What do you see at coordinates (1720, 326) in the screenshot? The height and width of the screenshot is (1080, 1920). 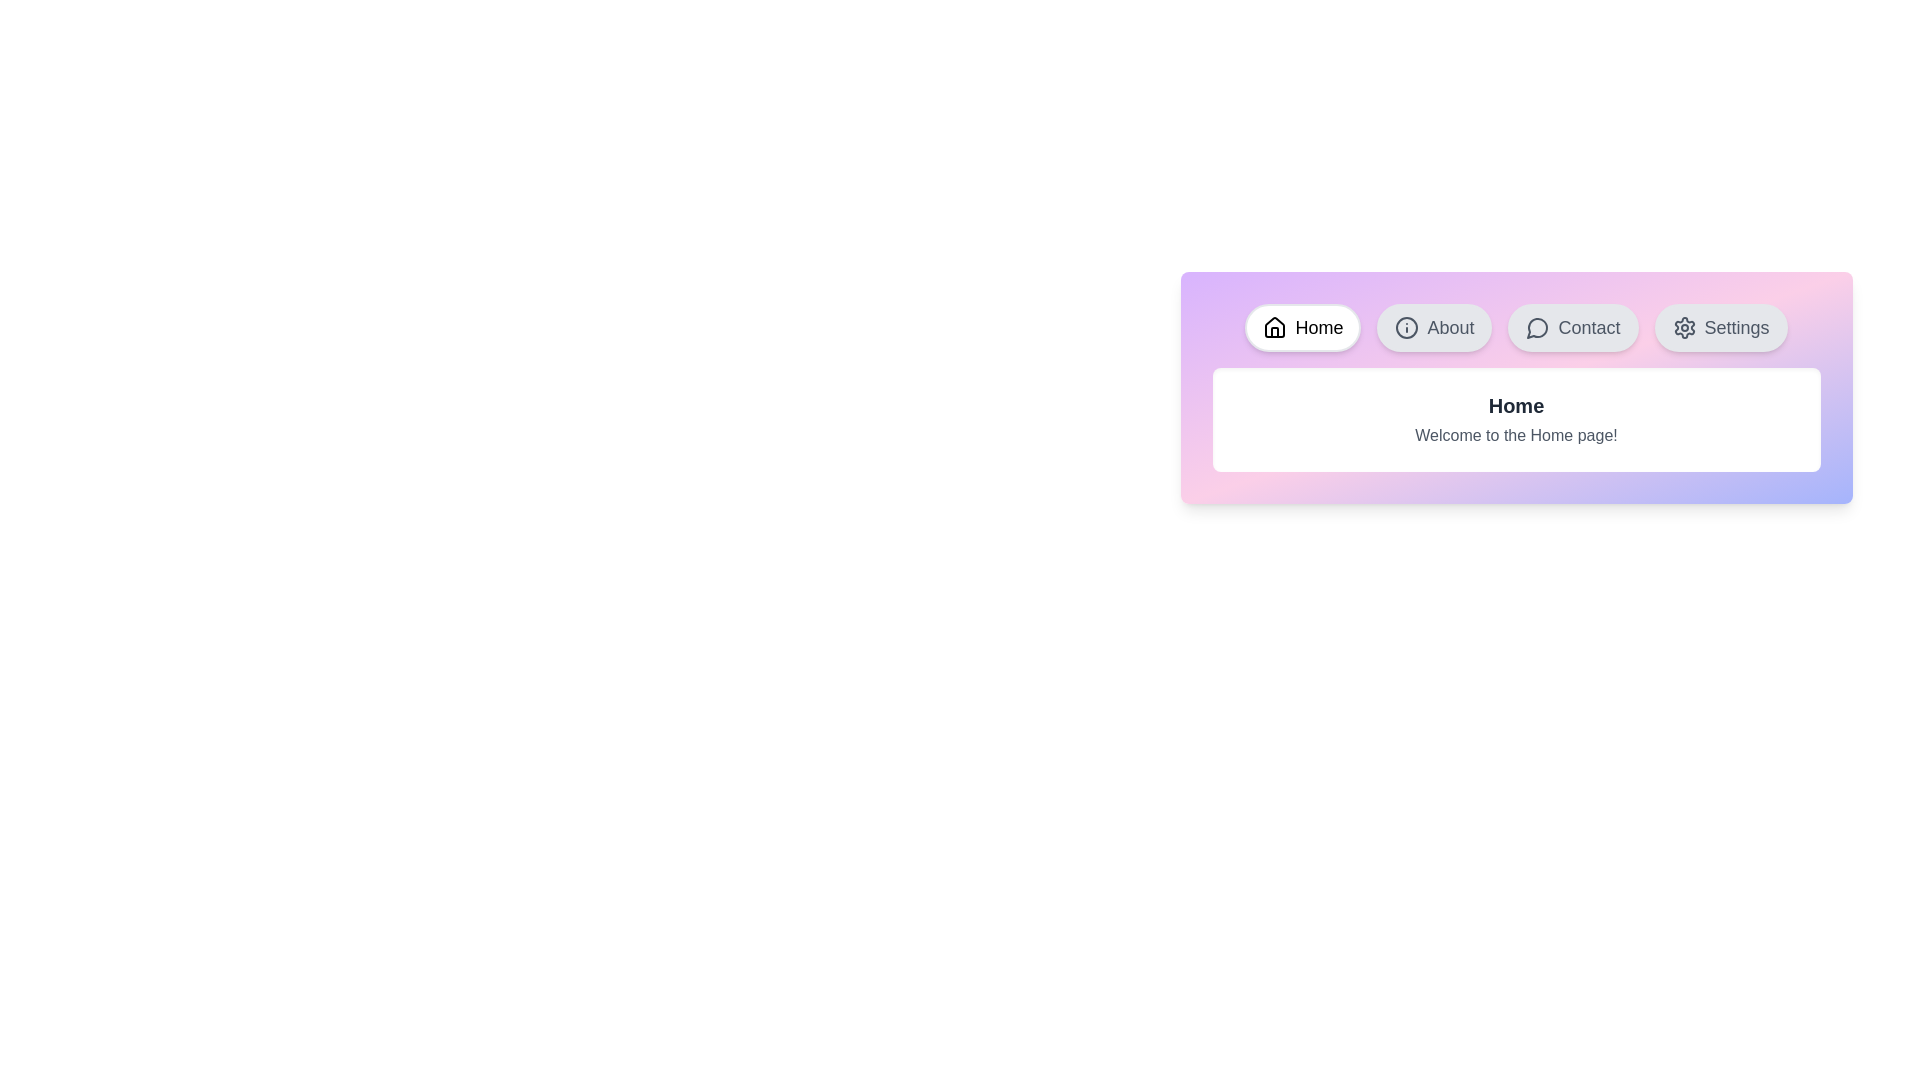 I see `the tab button labeled Settings to activate the corresponding tab` at bounding box center [1720, 326].